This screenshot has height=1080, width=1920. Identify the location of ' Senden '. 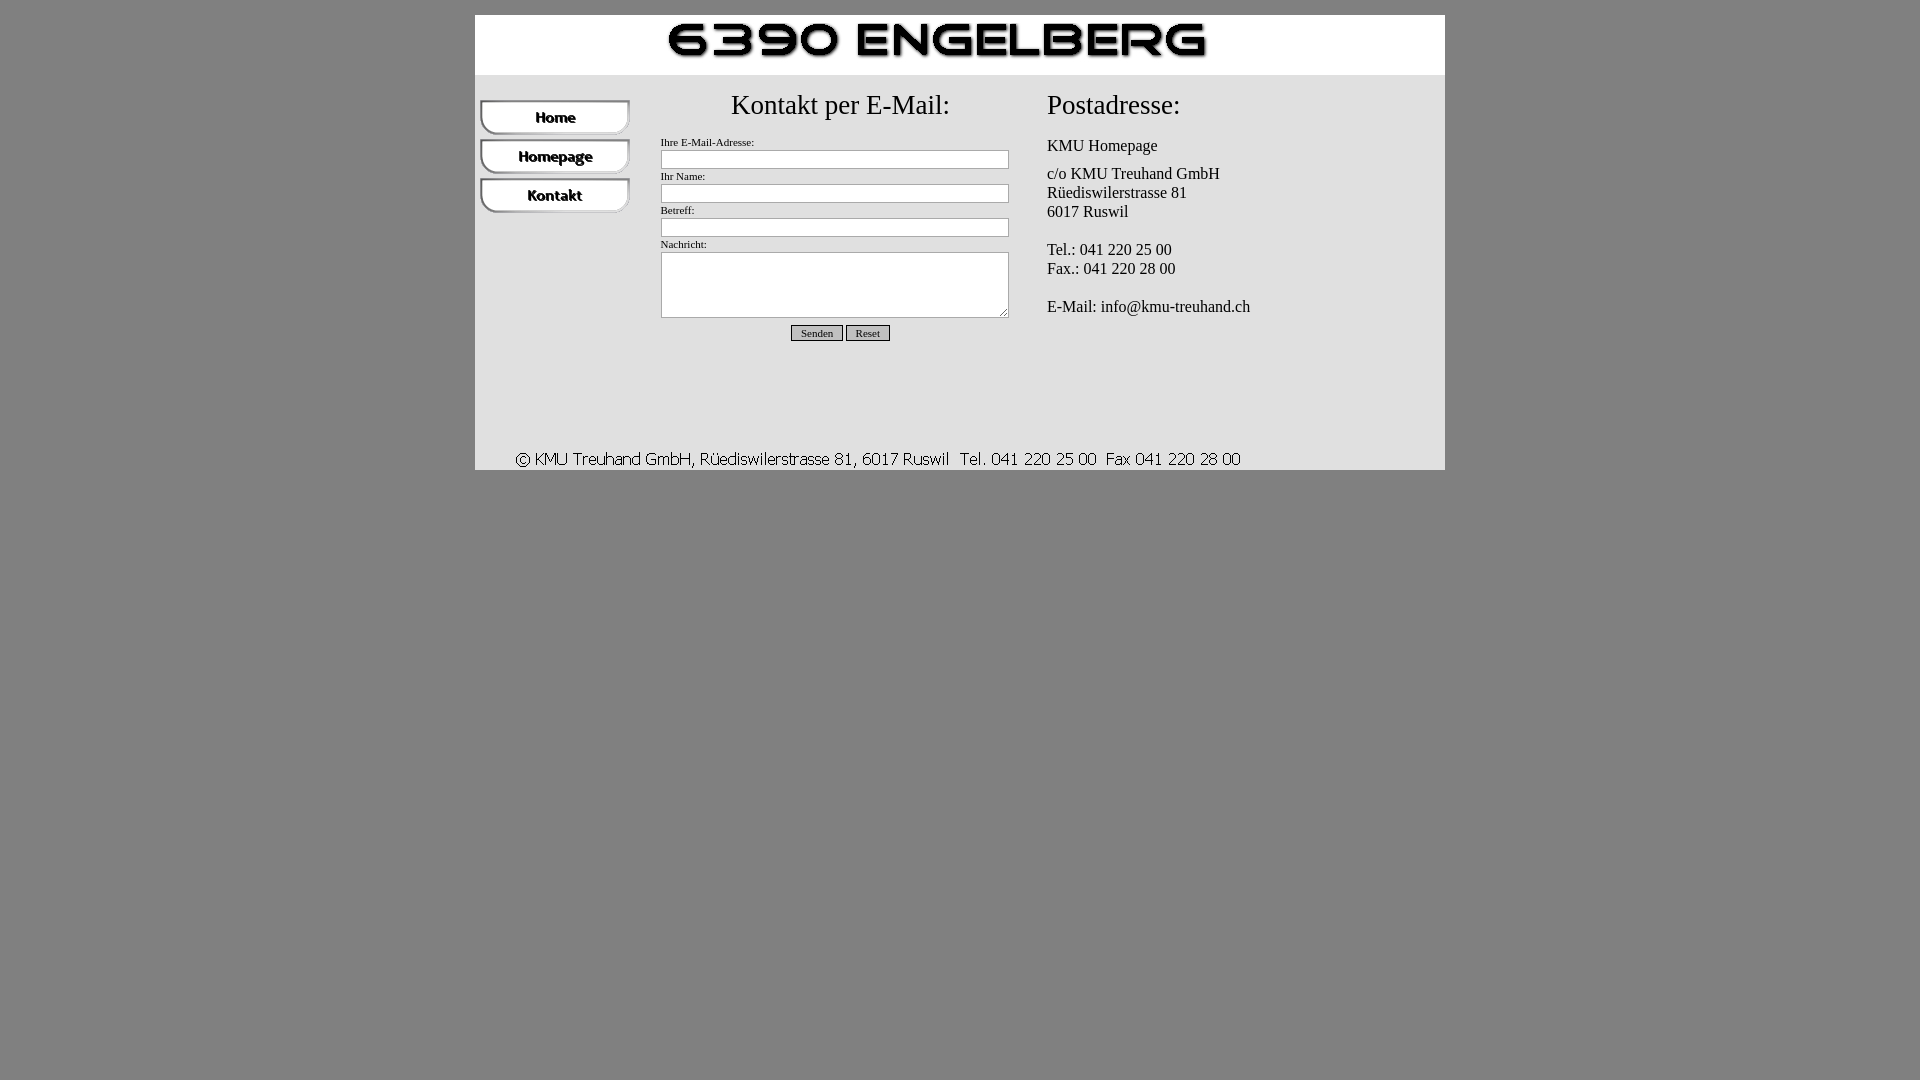
(816, 331).